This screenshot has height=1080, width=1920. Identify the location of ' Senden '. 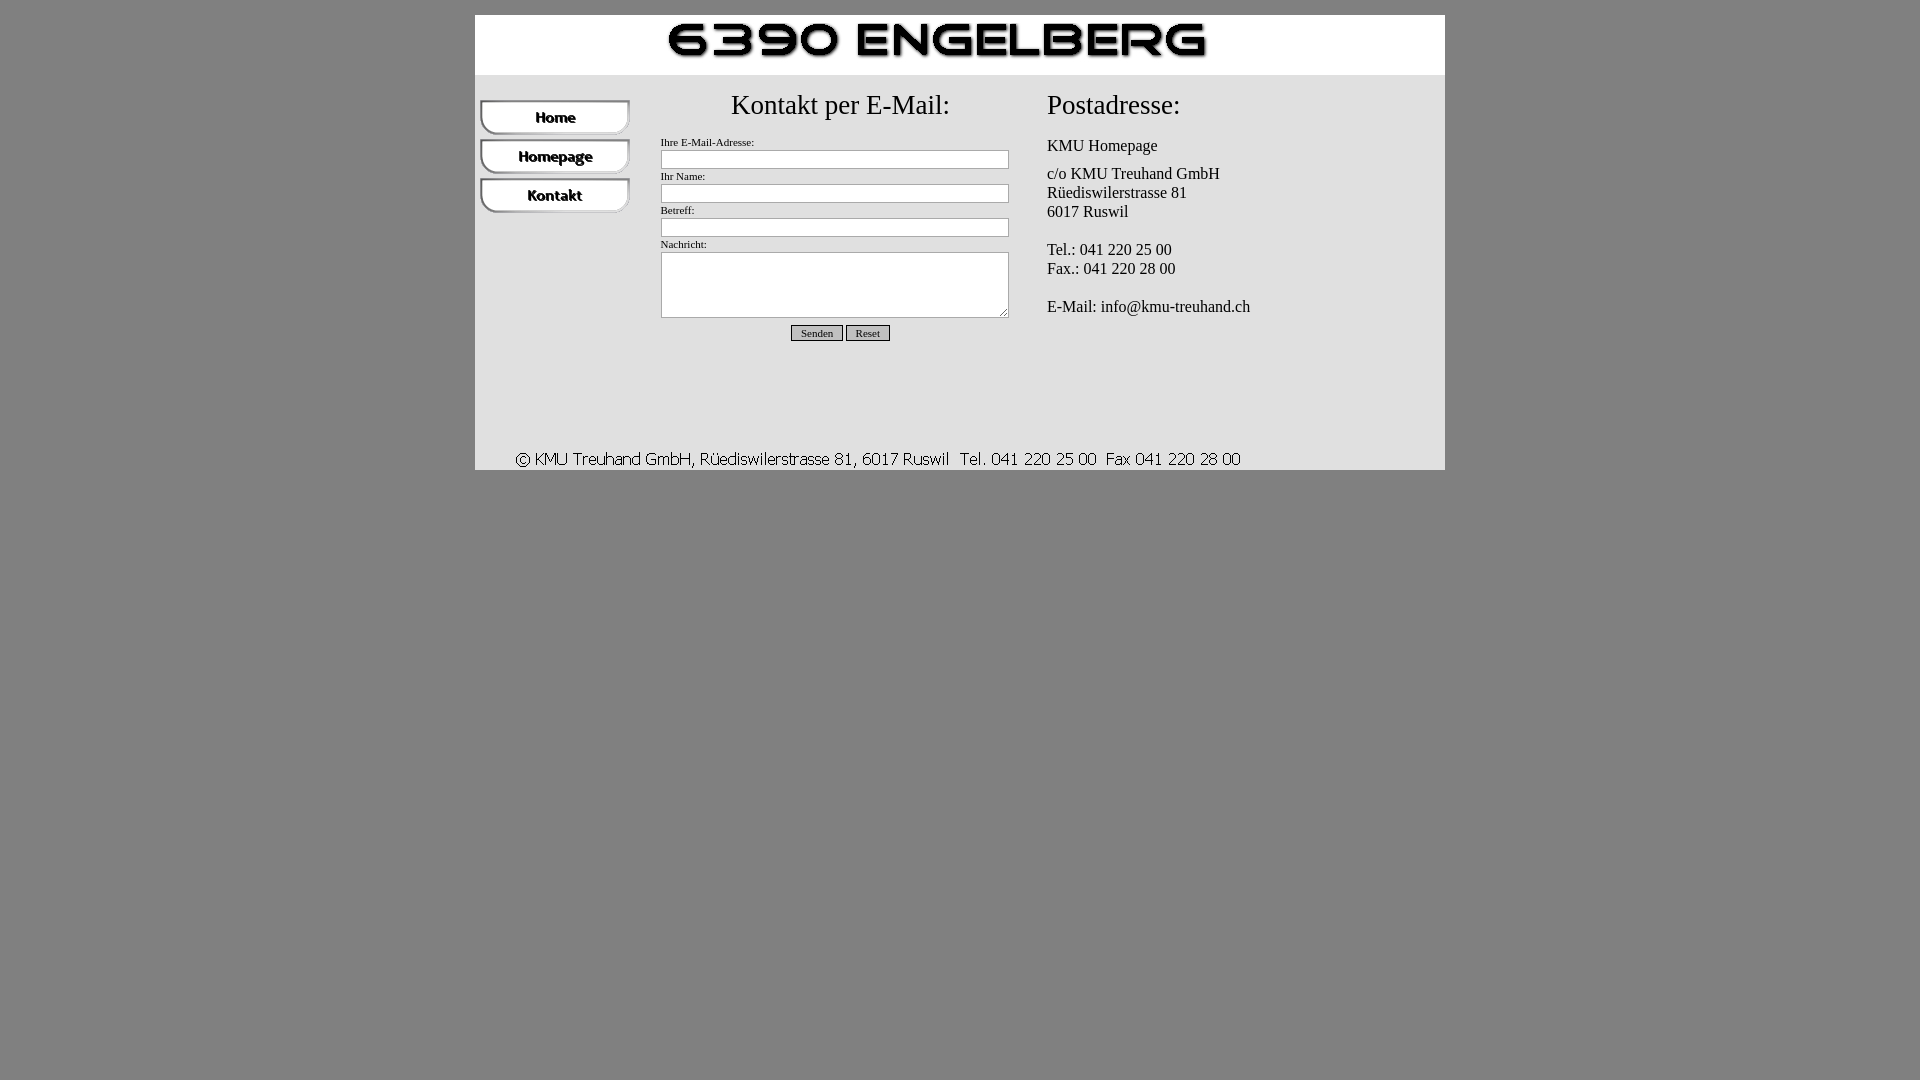
(816, 331).